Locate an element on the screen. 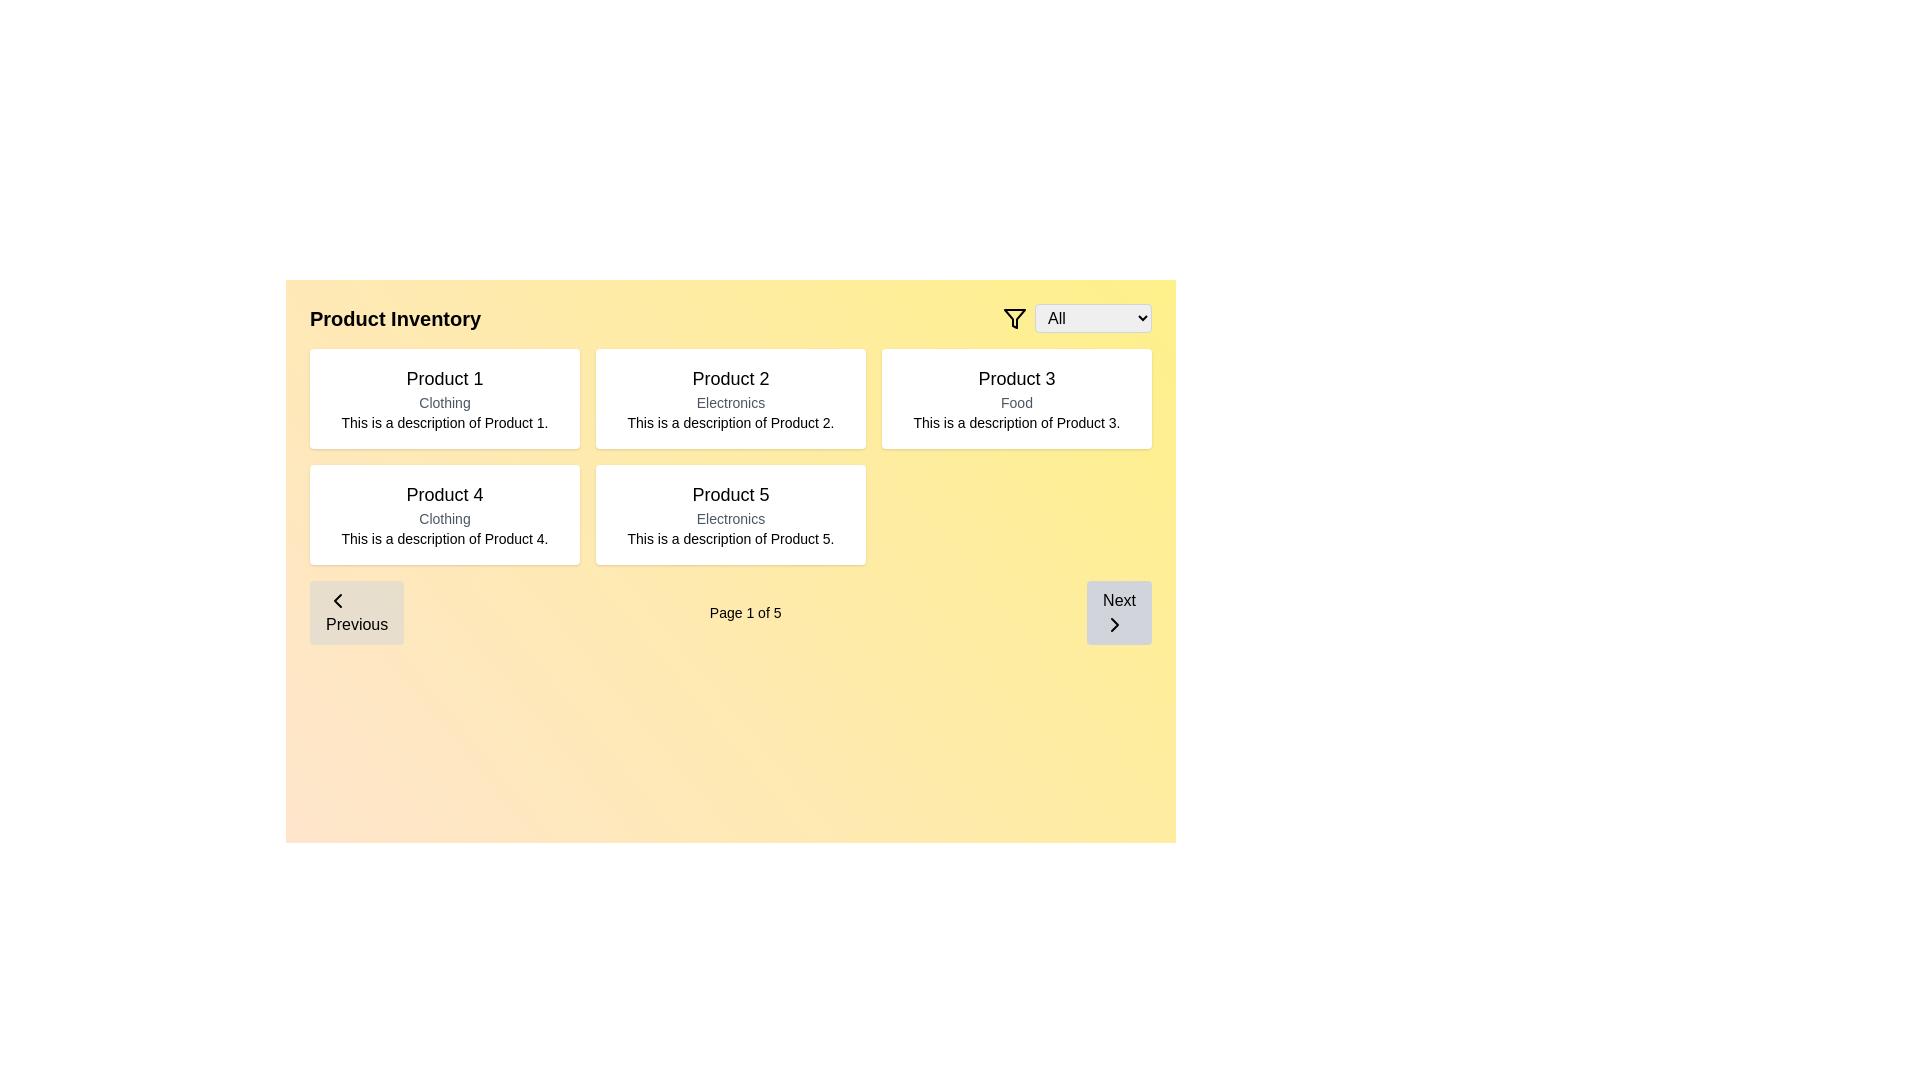 The width and height of the screenshot is (1920, 1080). the text label 'Food' which is styled with a smaller font size and gray color, positioned underneath the 'Product 3' title is located at coordinates (1017, 402).